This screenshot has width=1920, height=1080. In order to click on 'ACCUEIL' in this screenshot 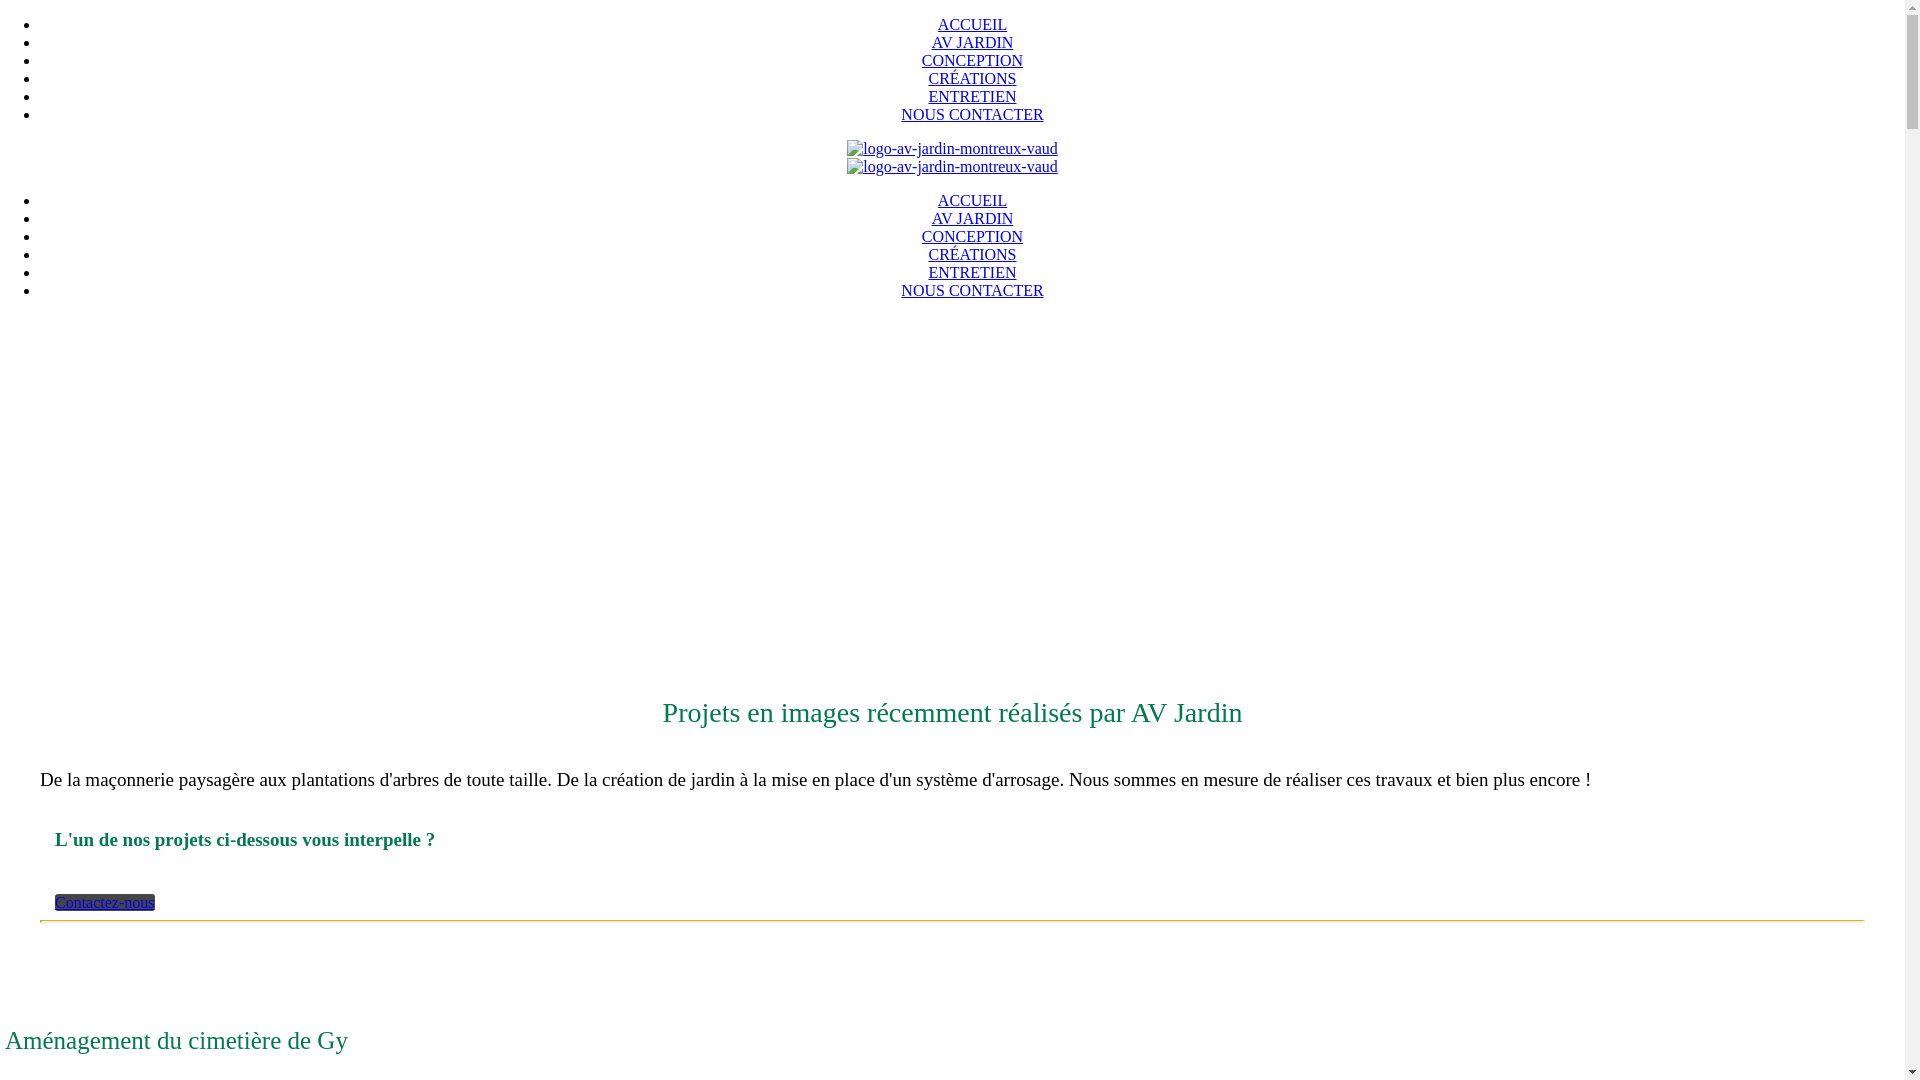, I will do `click(972, 200)`.